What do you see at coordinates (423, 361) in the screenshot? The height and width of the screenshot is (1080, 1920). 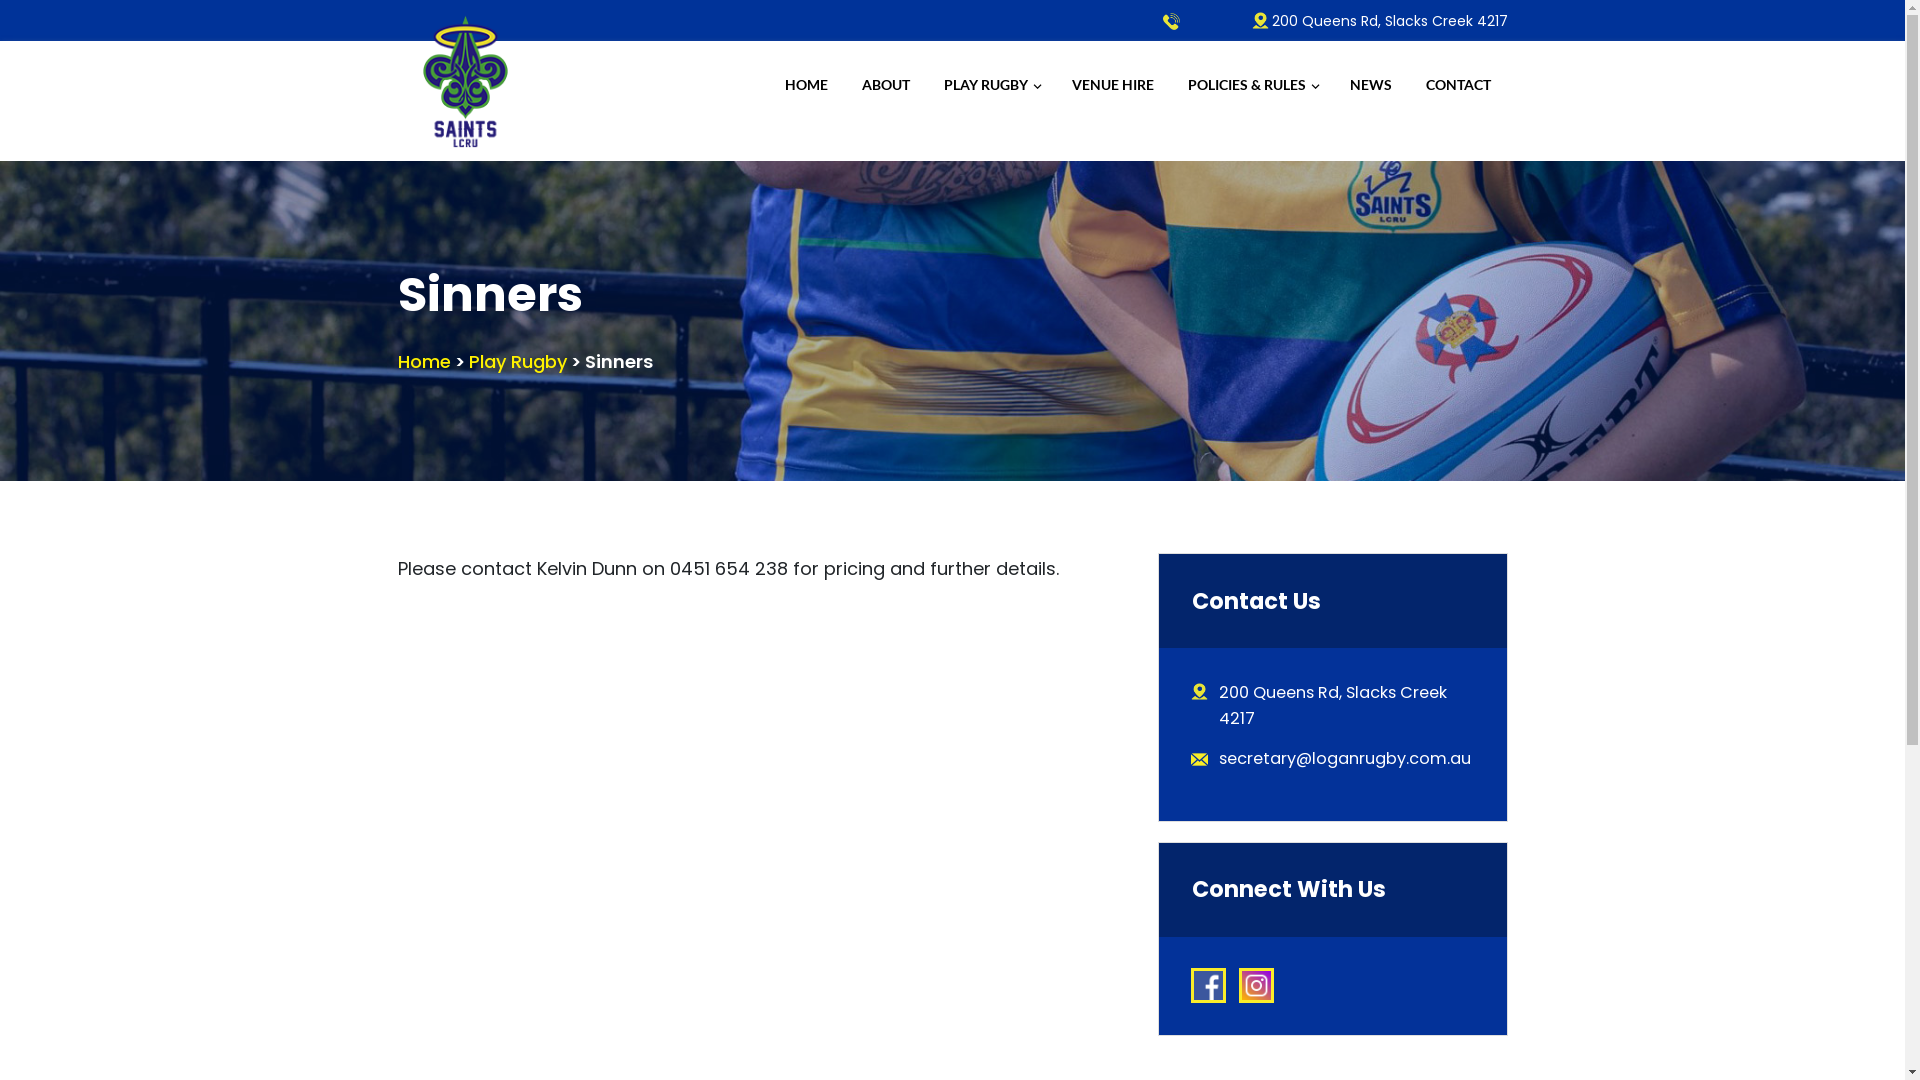 I see `'Home'` at bounding box center [423, 361].